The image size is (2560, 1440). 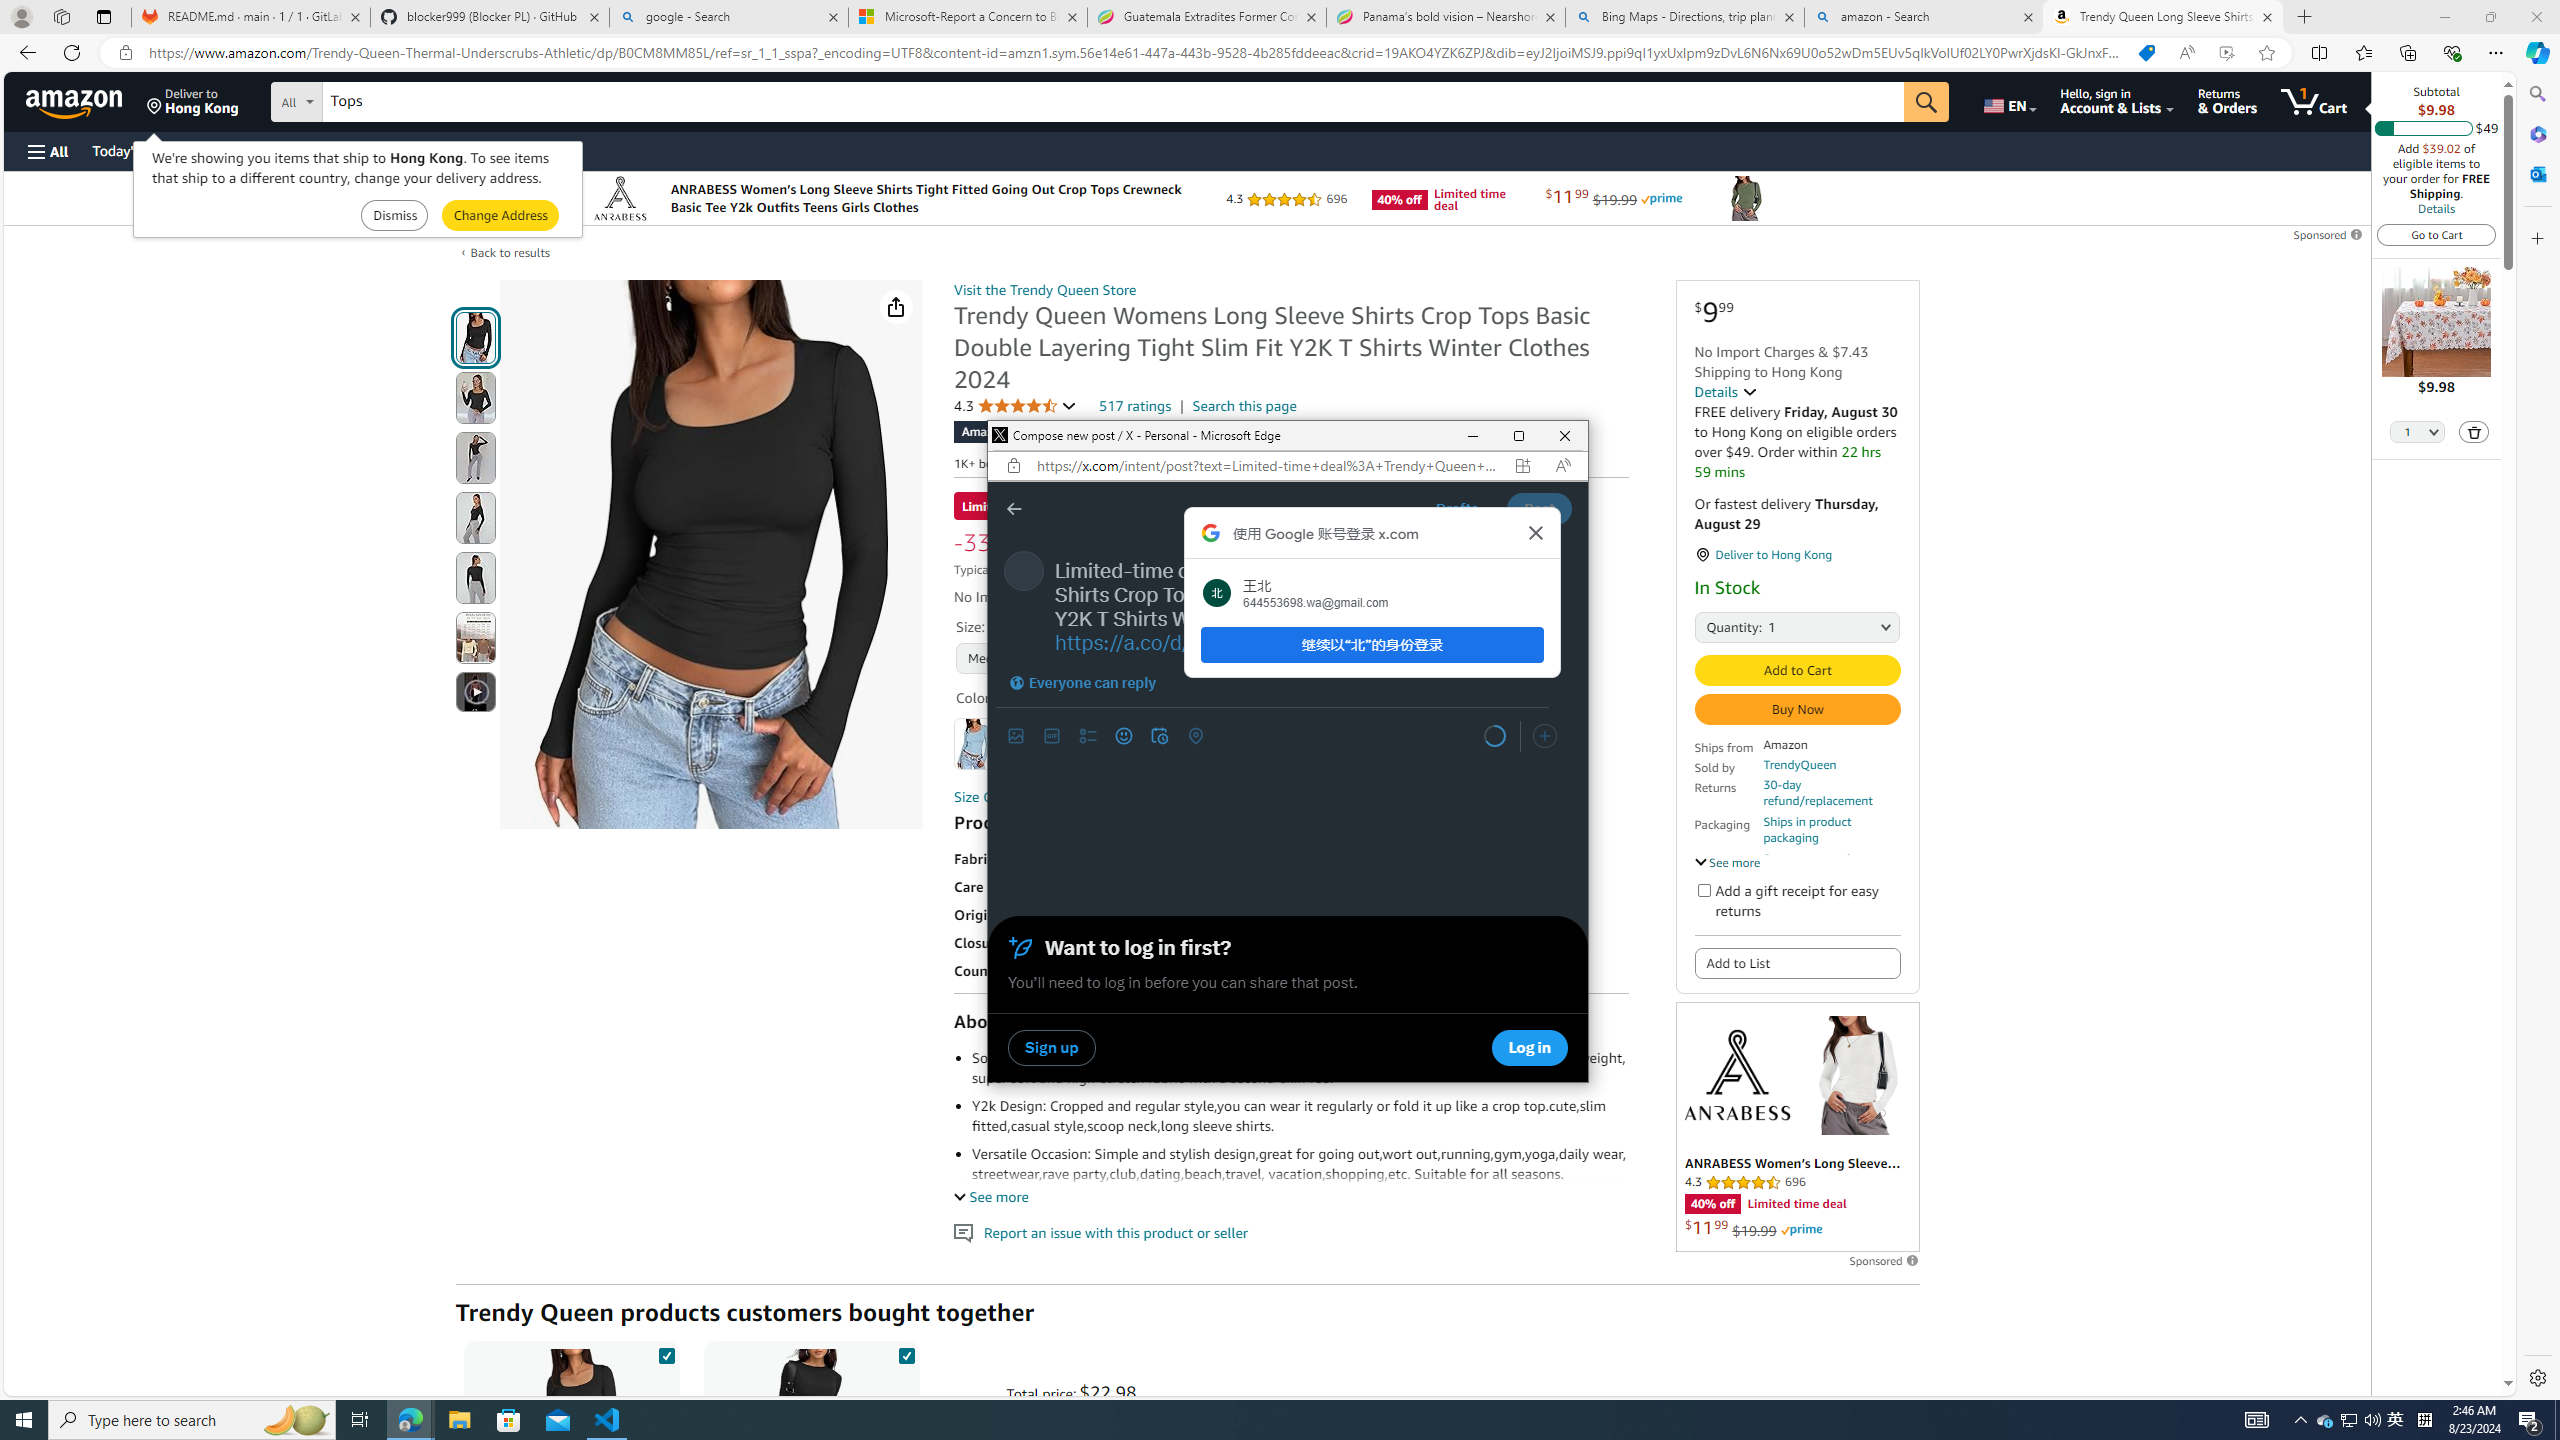 I want to click on 'Visual Studio Code - 1 running window', so click(x=607, y=1418).